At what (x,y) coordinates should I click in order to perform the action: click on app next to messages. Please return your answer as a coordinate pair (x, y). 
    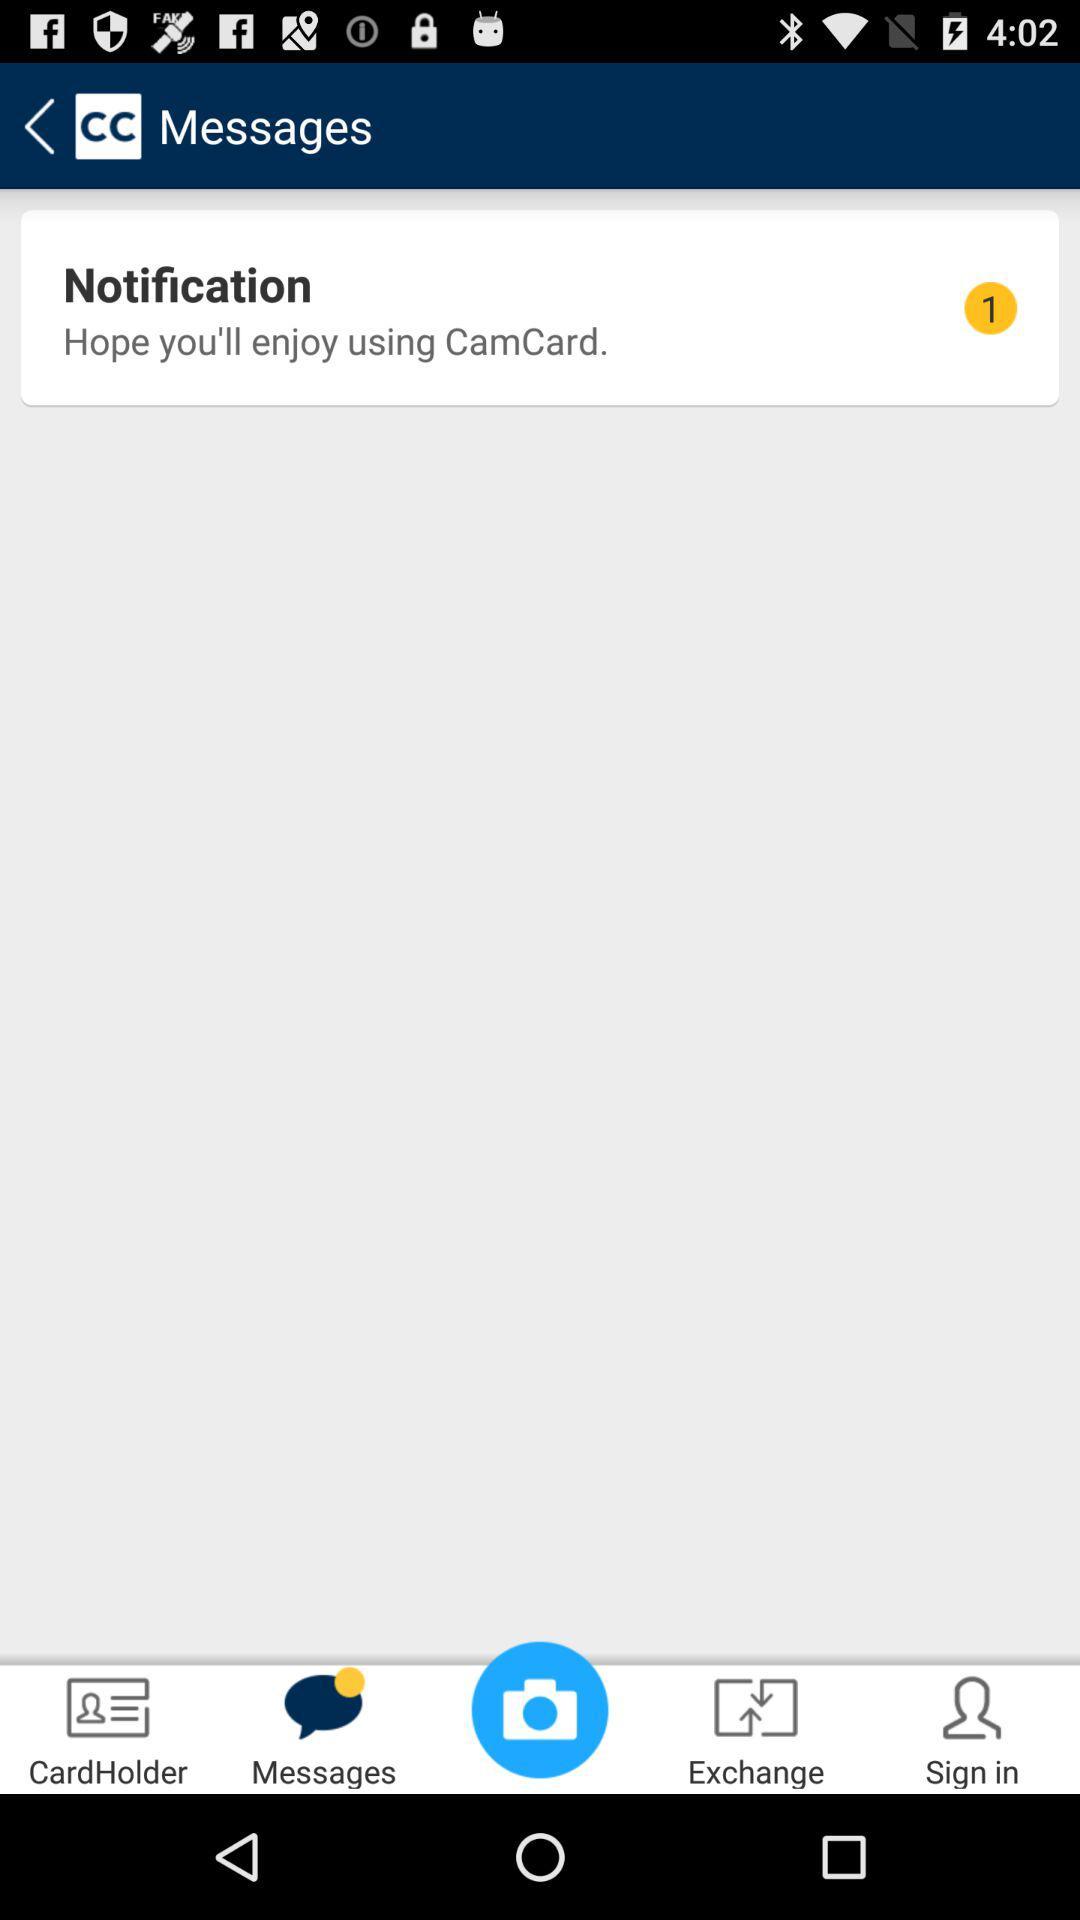
    Looking at the image, I should click on (108, 1726).